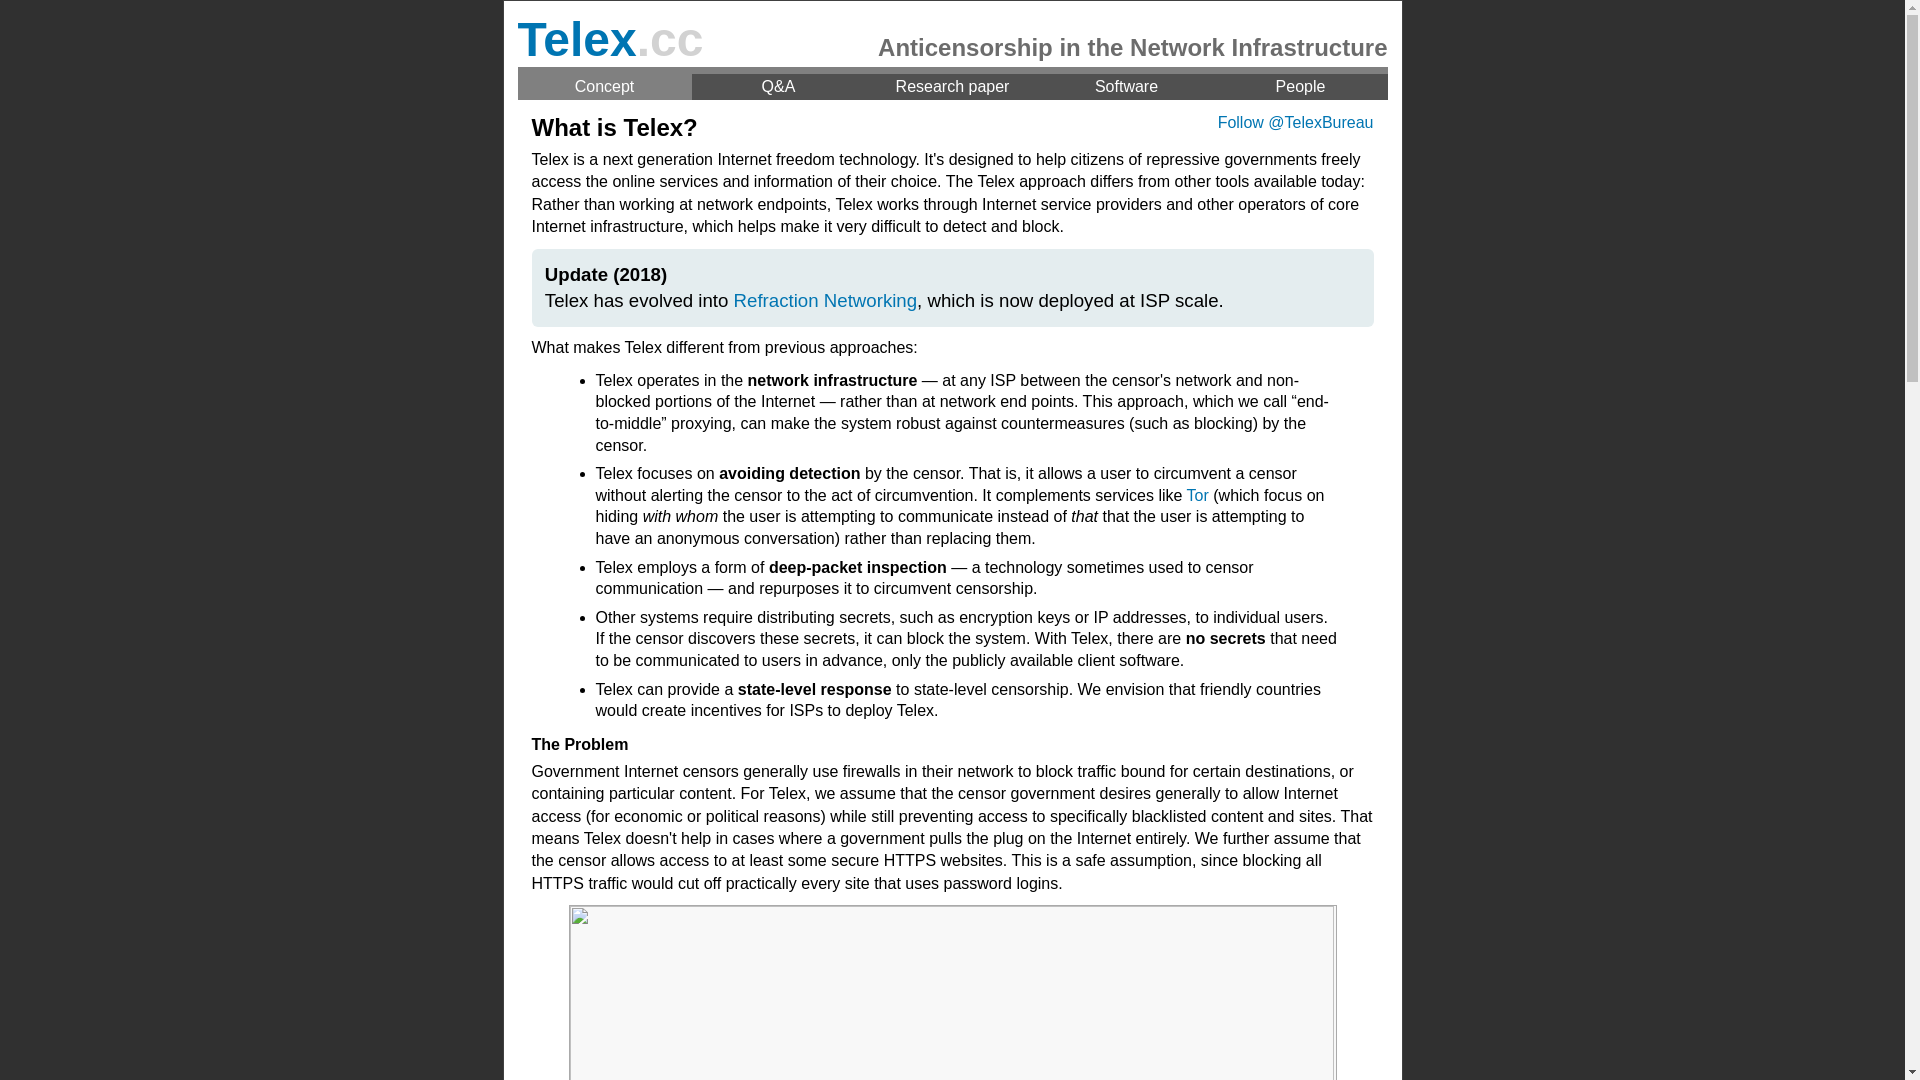 This screenshot has height=1080, width=1920. What do you see at coordinates (1300, 86) in the screenshot?
I see `'People'` at bounding box center [1300, 86].